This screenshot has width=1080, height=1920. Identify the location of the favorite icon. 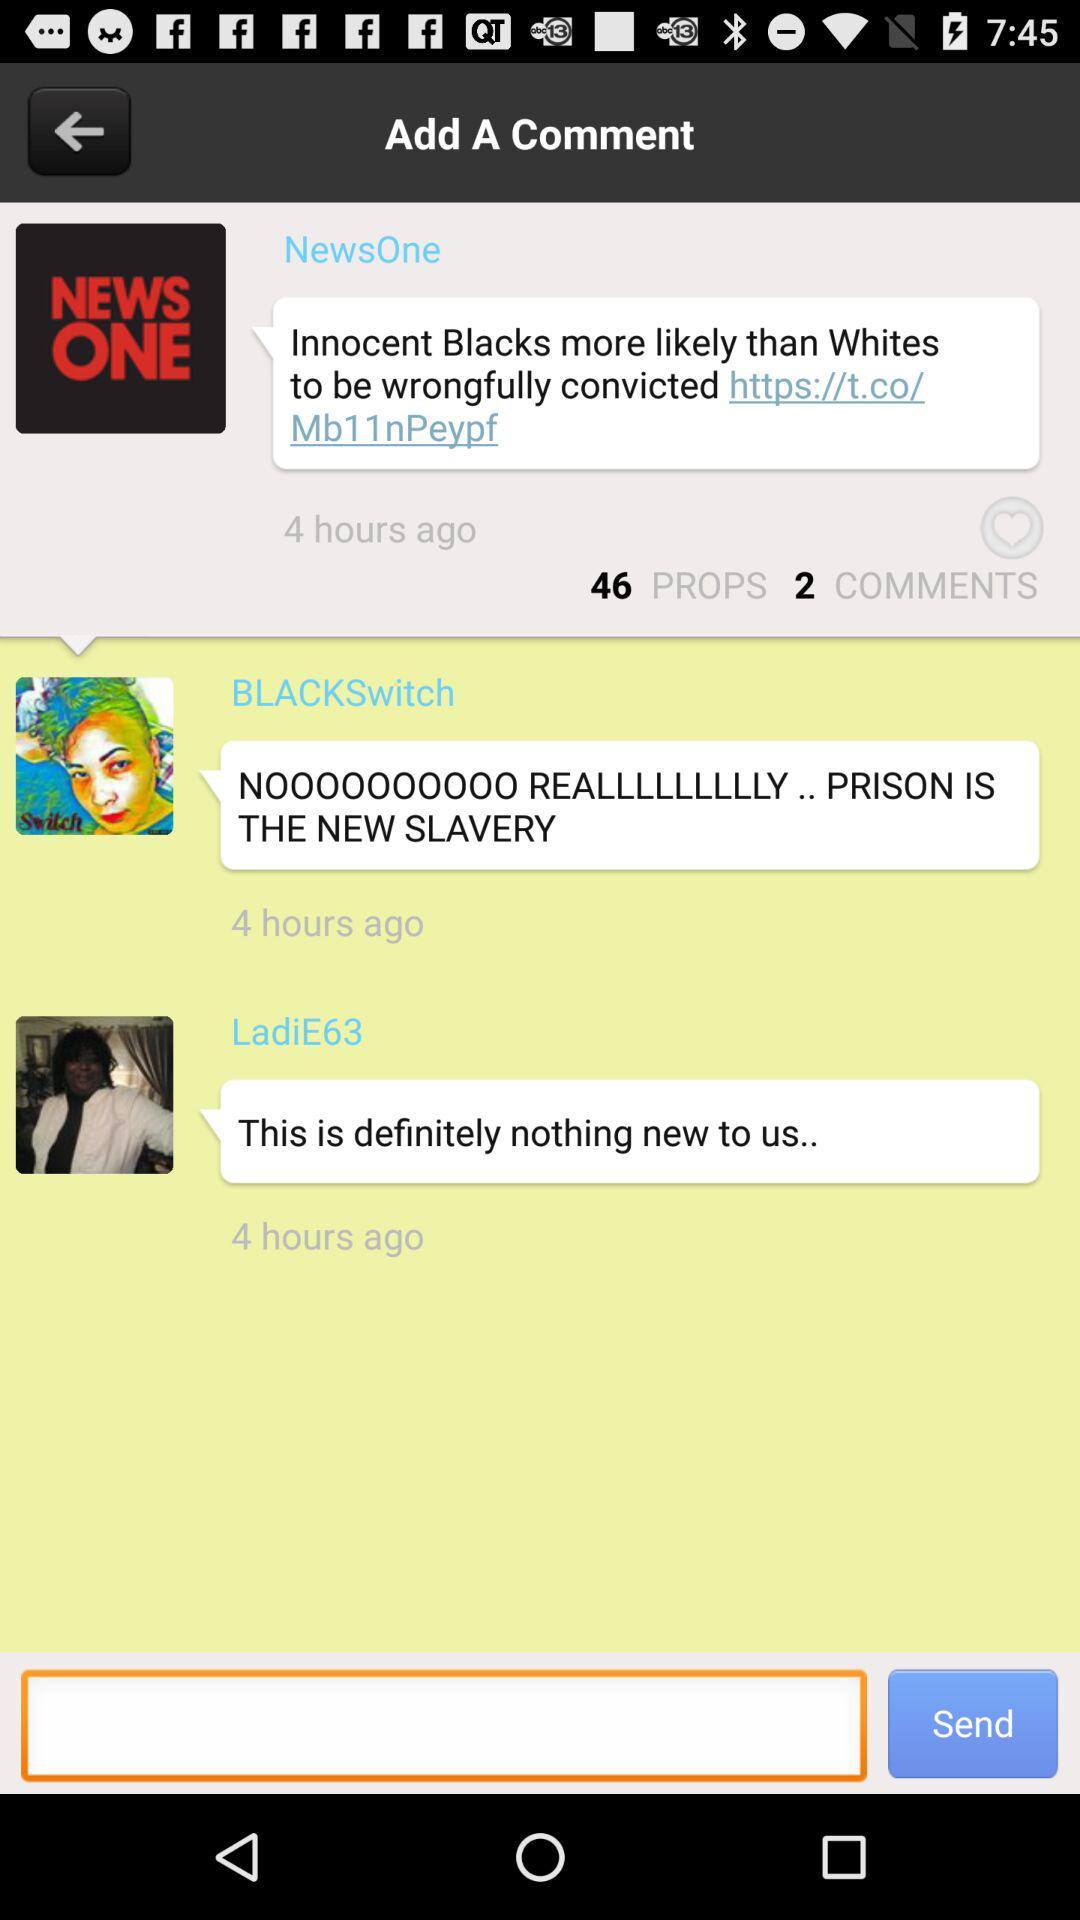
(1011, 564).